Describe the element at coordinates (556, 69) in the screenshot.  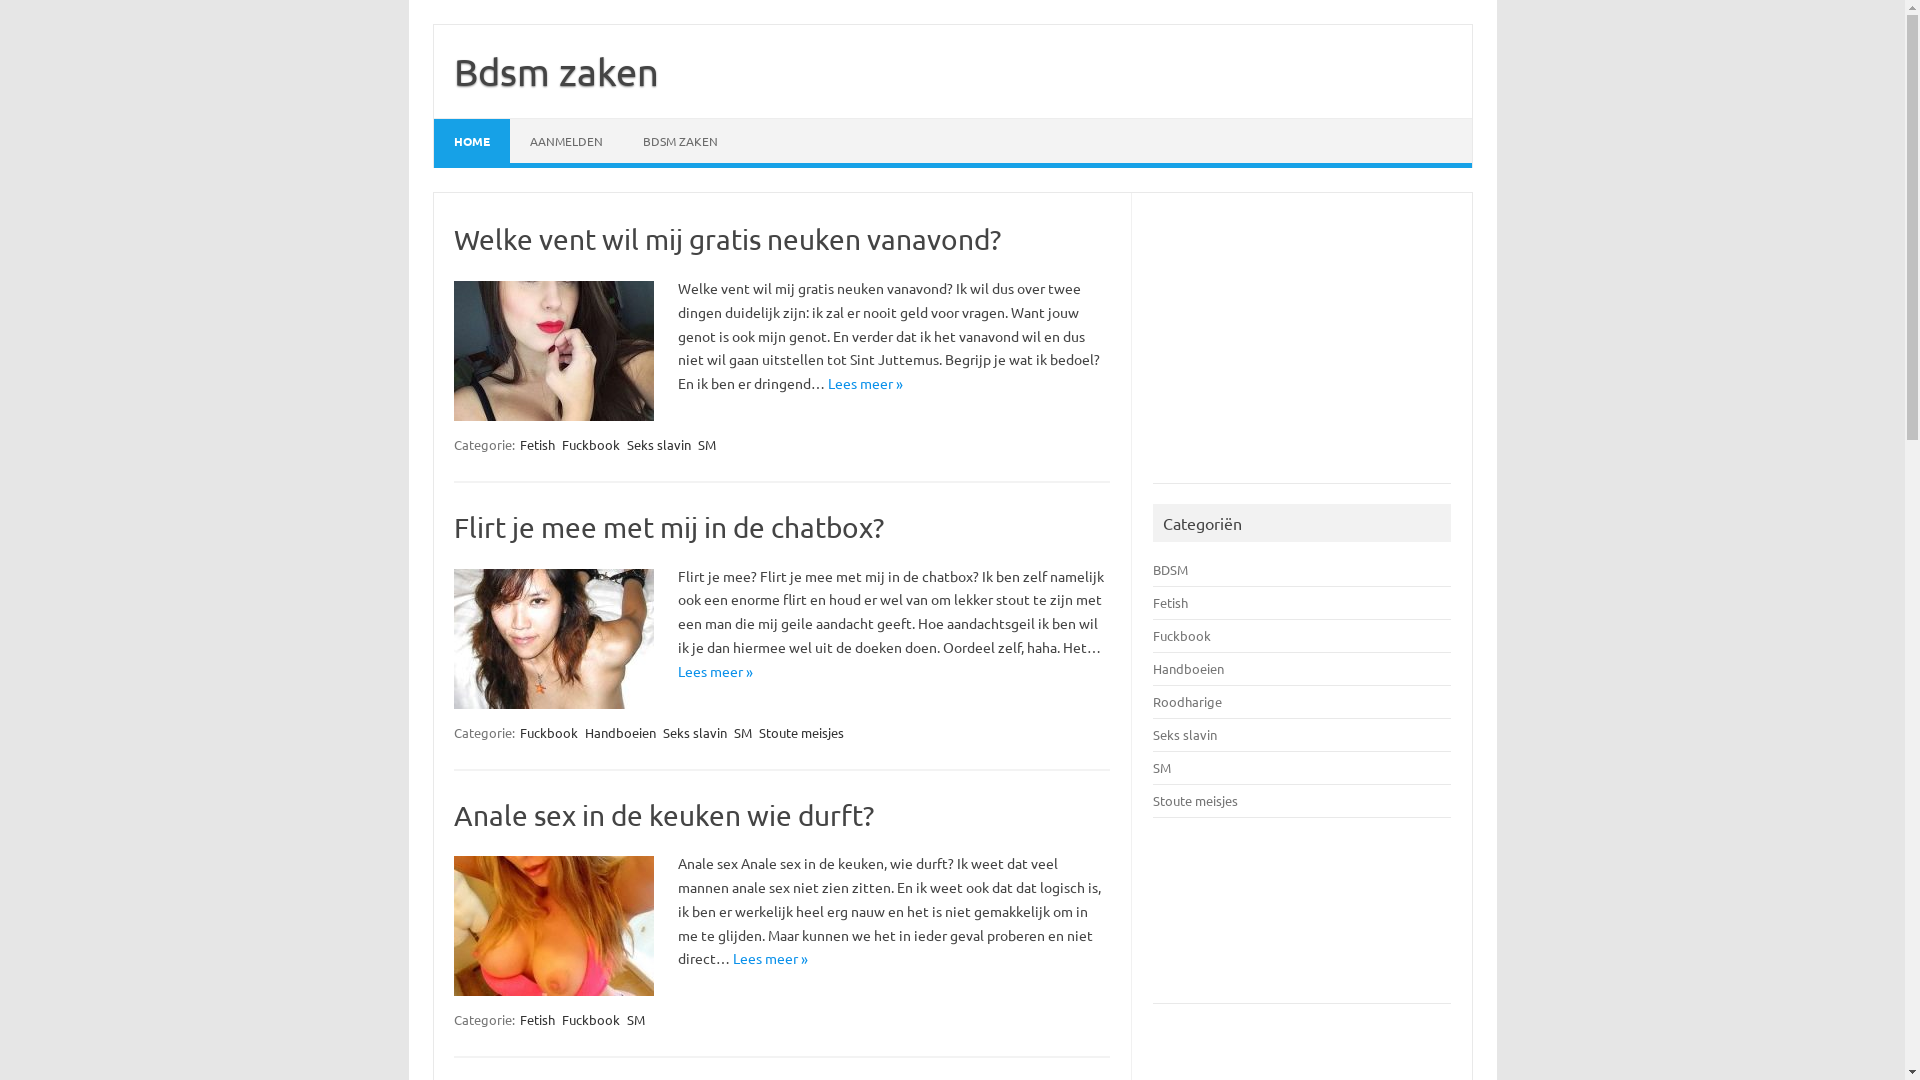
I see `'Bdsm zaken'` at that location.